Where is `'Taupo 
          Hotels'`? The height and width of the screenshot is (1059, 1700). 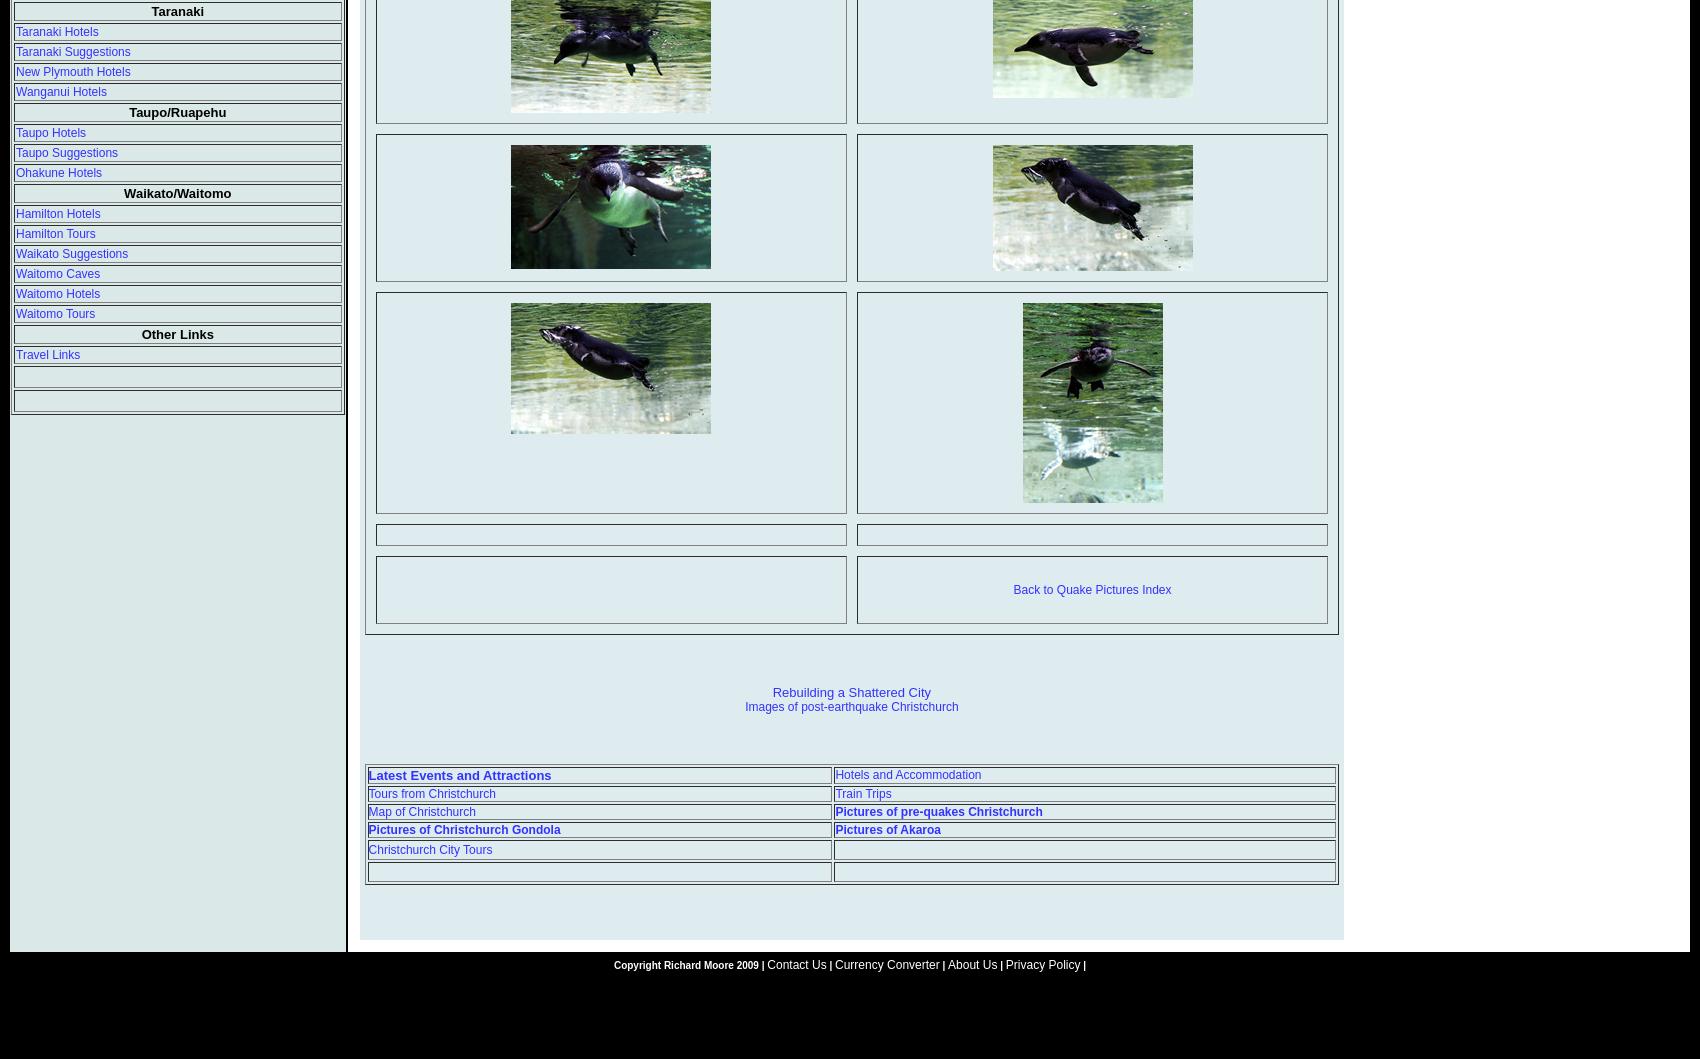
'Taupo 
          Hotels' is located at coordinates (51, 132).